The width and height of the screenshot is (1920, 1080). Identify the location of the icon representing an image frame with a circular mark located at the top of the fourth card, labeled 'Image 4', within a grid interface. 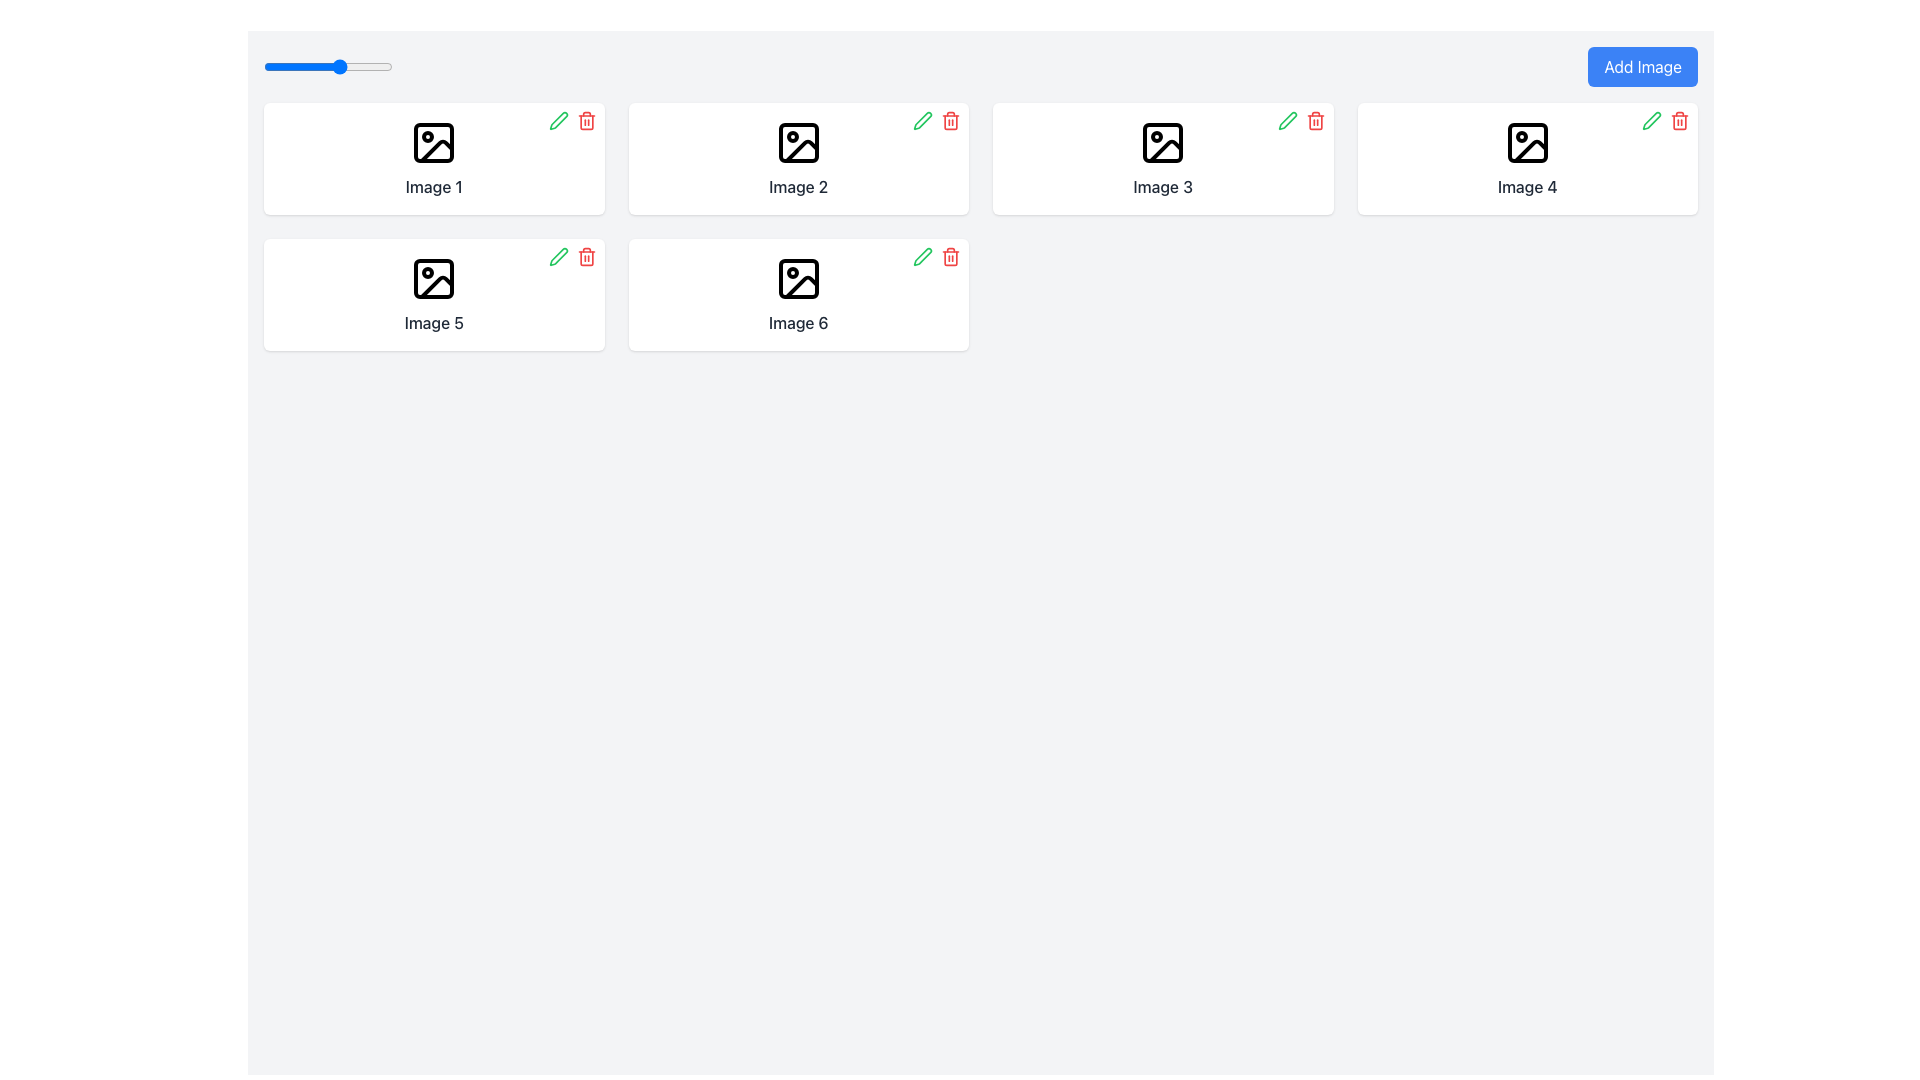
(1526, 141).